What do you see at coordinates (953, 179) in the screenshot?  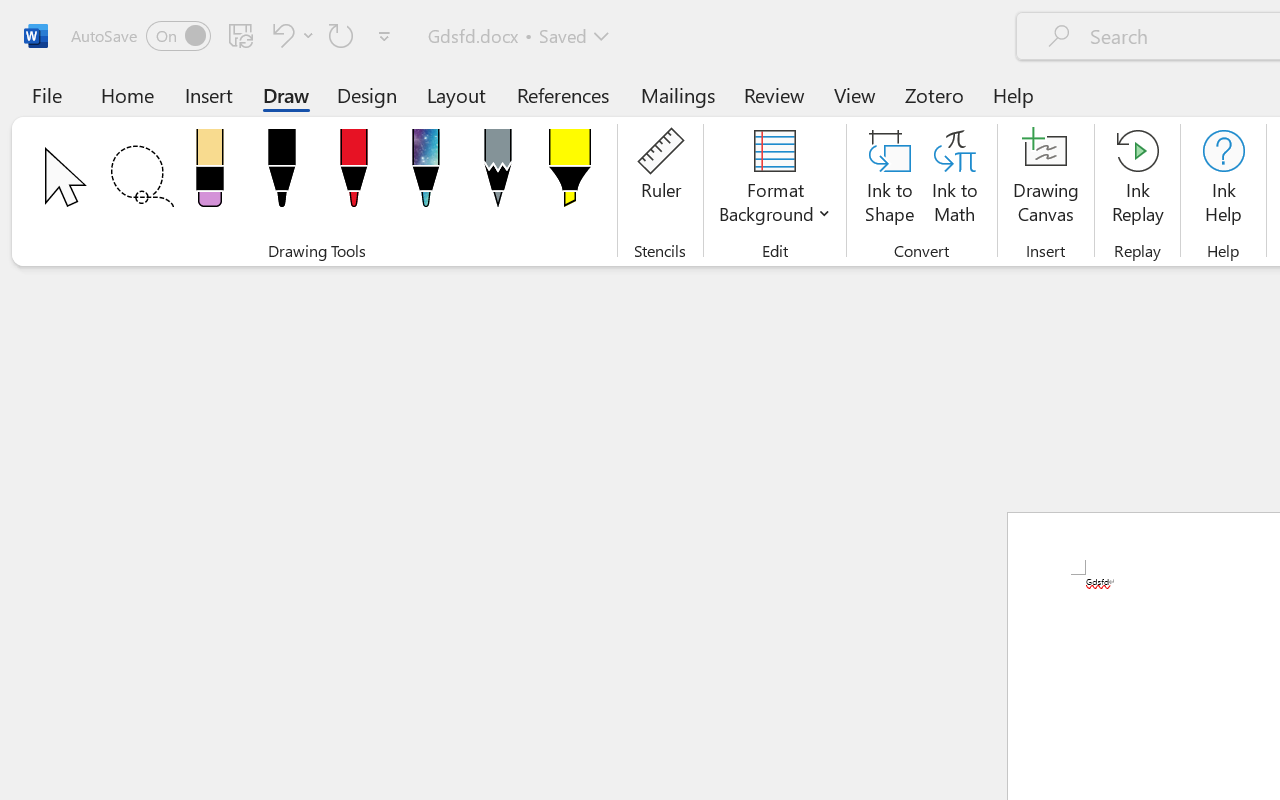 I see `'Ink to Math'` at bounding box center [953, 179].